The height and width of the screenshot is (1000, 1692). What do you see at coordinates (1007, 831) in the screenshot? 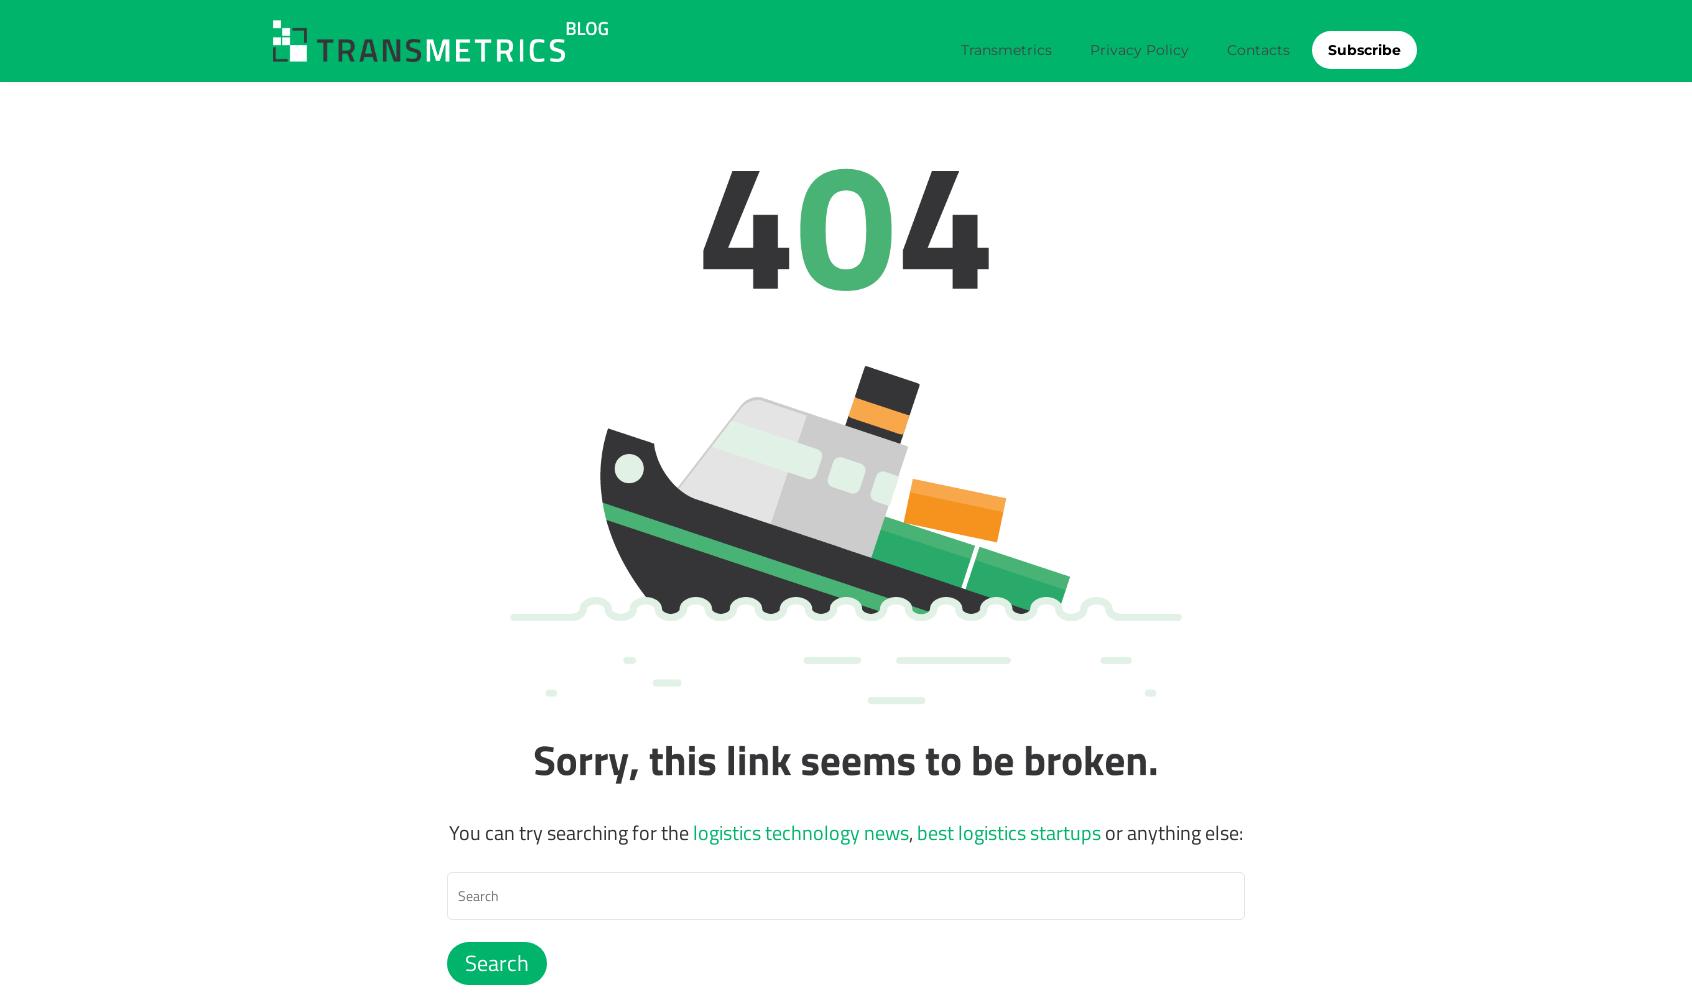
I see `'best logistics startups'` at bounding box center [1007, 831].